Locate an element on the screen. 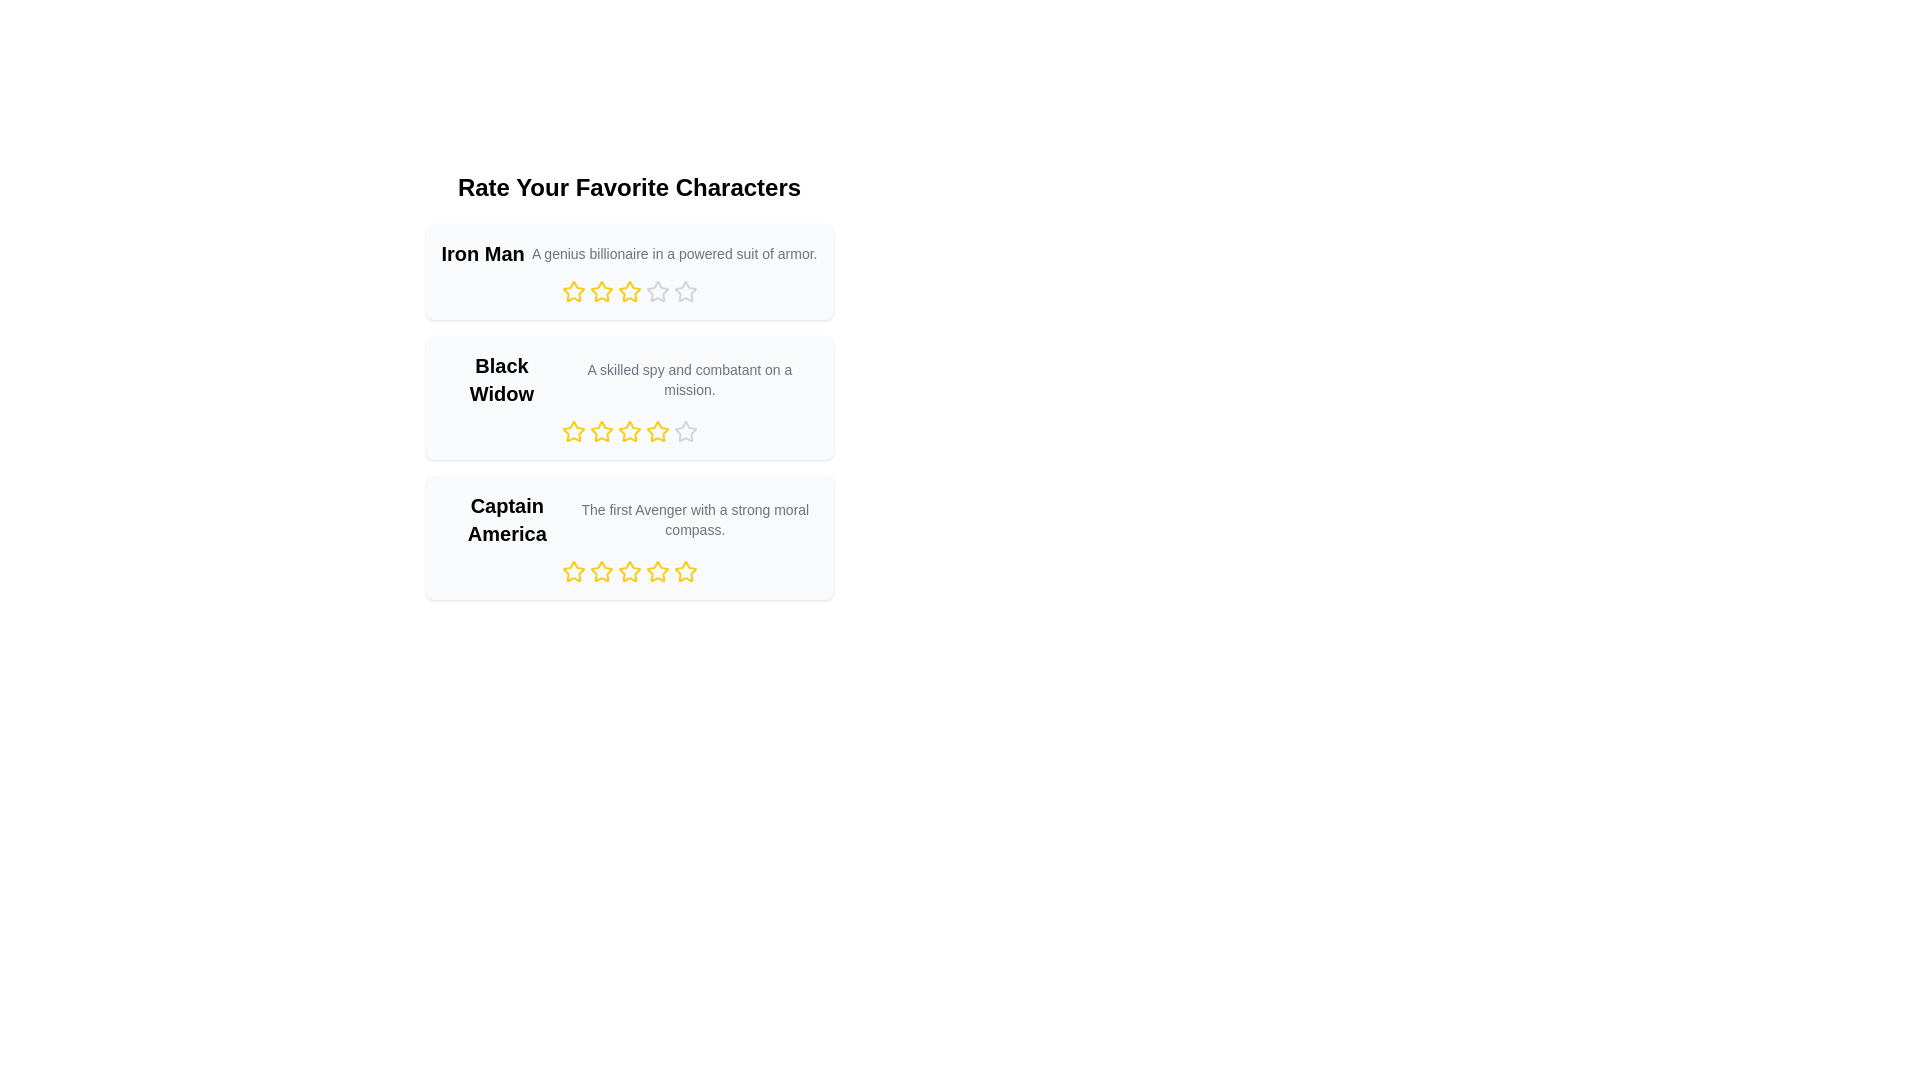  from the fourth star icon in the rating row for 'Captain America' is located at coordinates (657, 571).